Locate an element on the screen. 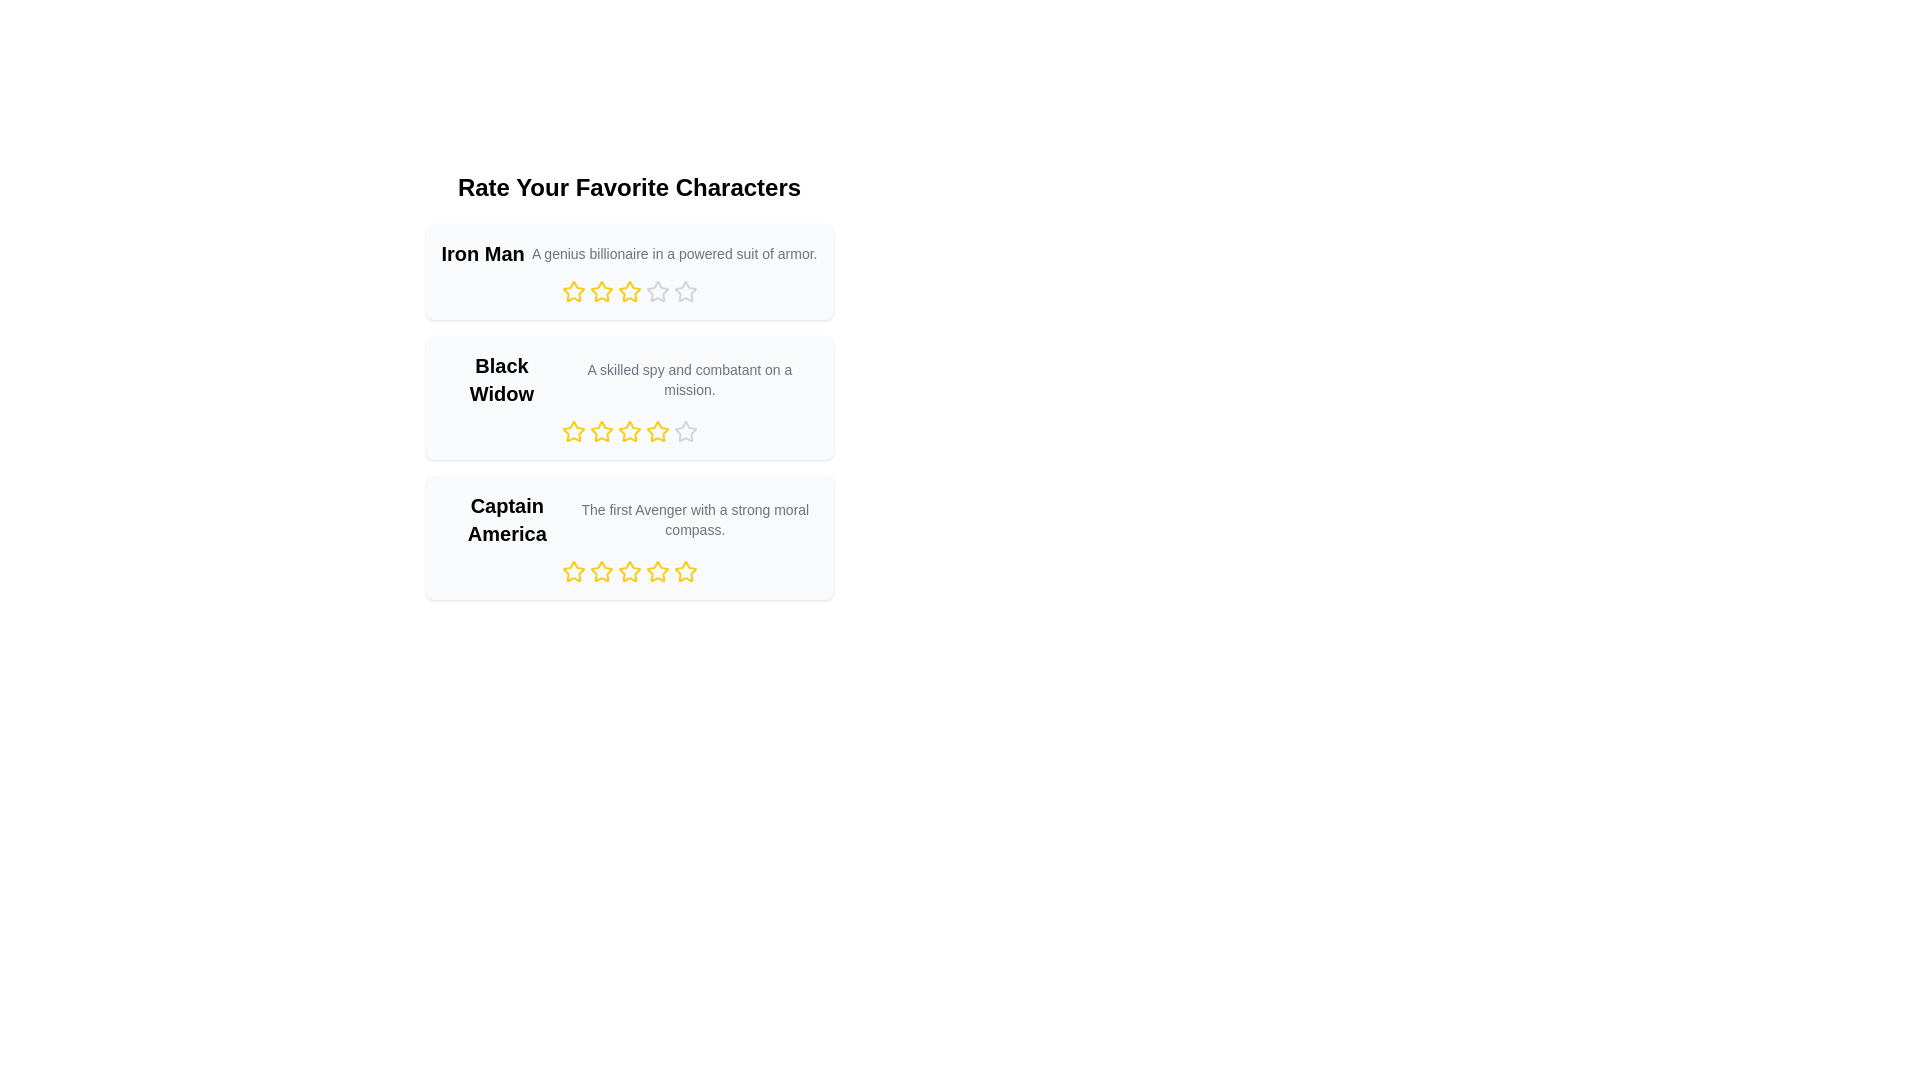  from the fourth star icon in the rating row for 'Captain America' is located at coordinates (657, 571).